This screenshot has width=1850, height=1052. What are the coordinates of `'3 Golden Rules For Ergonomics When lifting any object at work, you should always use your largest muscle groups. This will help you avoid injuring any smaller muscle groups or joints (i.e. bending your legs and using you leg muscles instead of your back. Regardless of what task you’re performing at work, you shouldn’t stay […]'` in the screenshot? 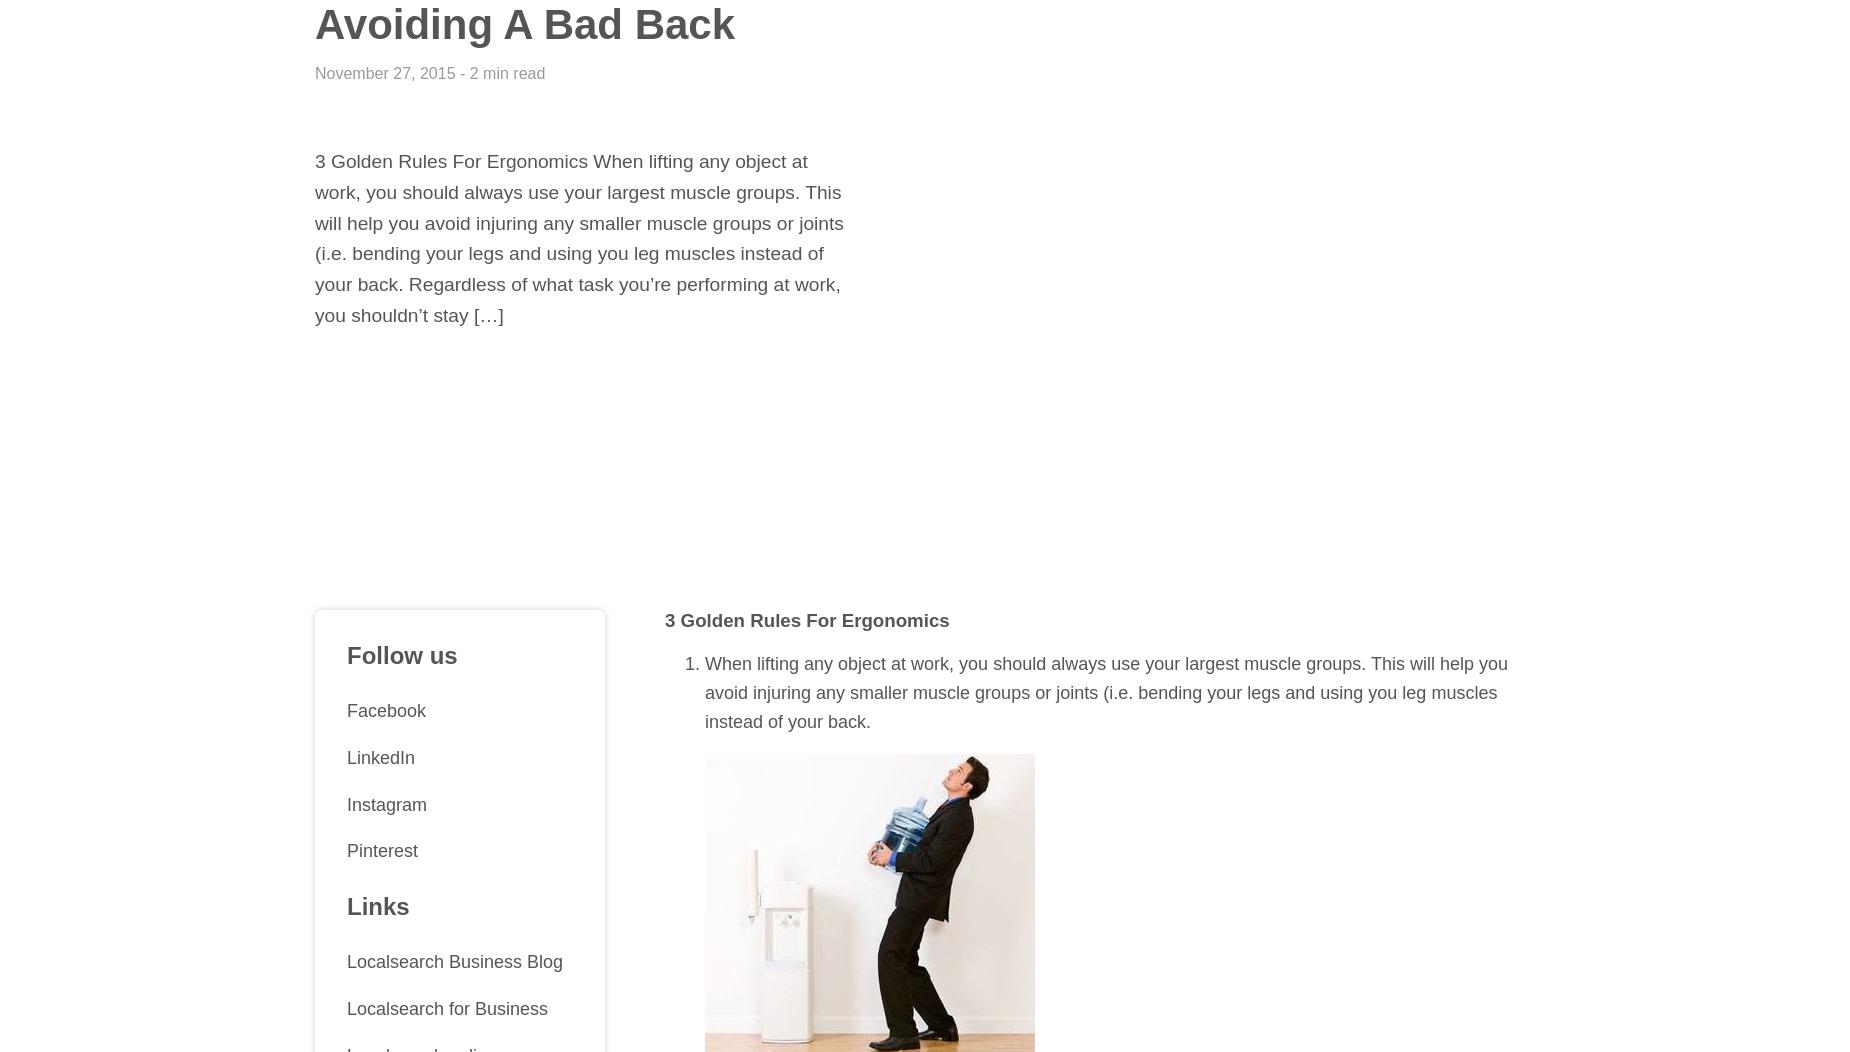 It's located at (579, 236).